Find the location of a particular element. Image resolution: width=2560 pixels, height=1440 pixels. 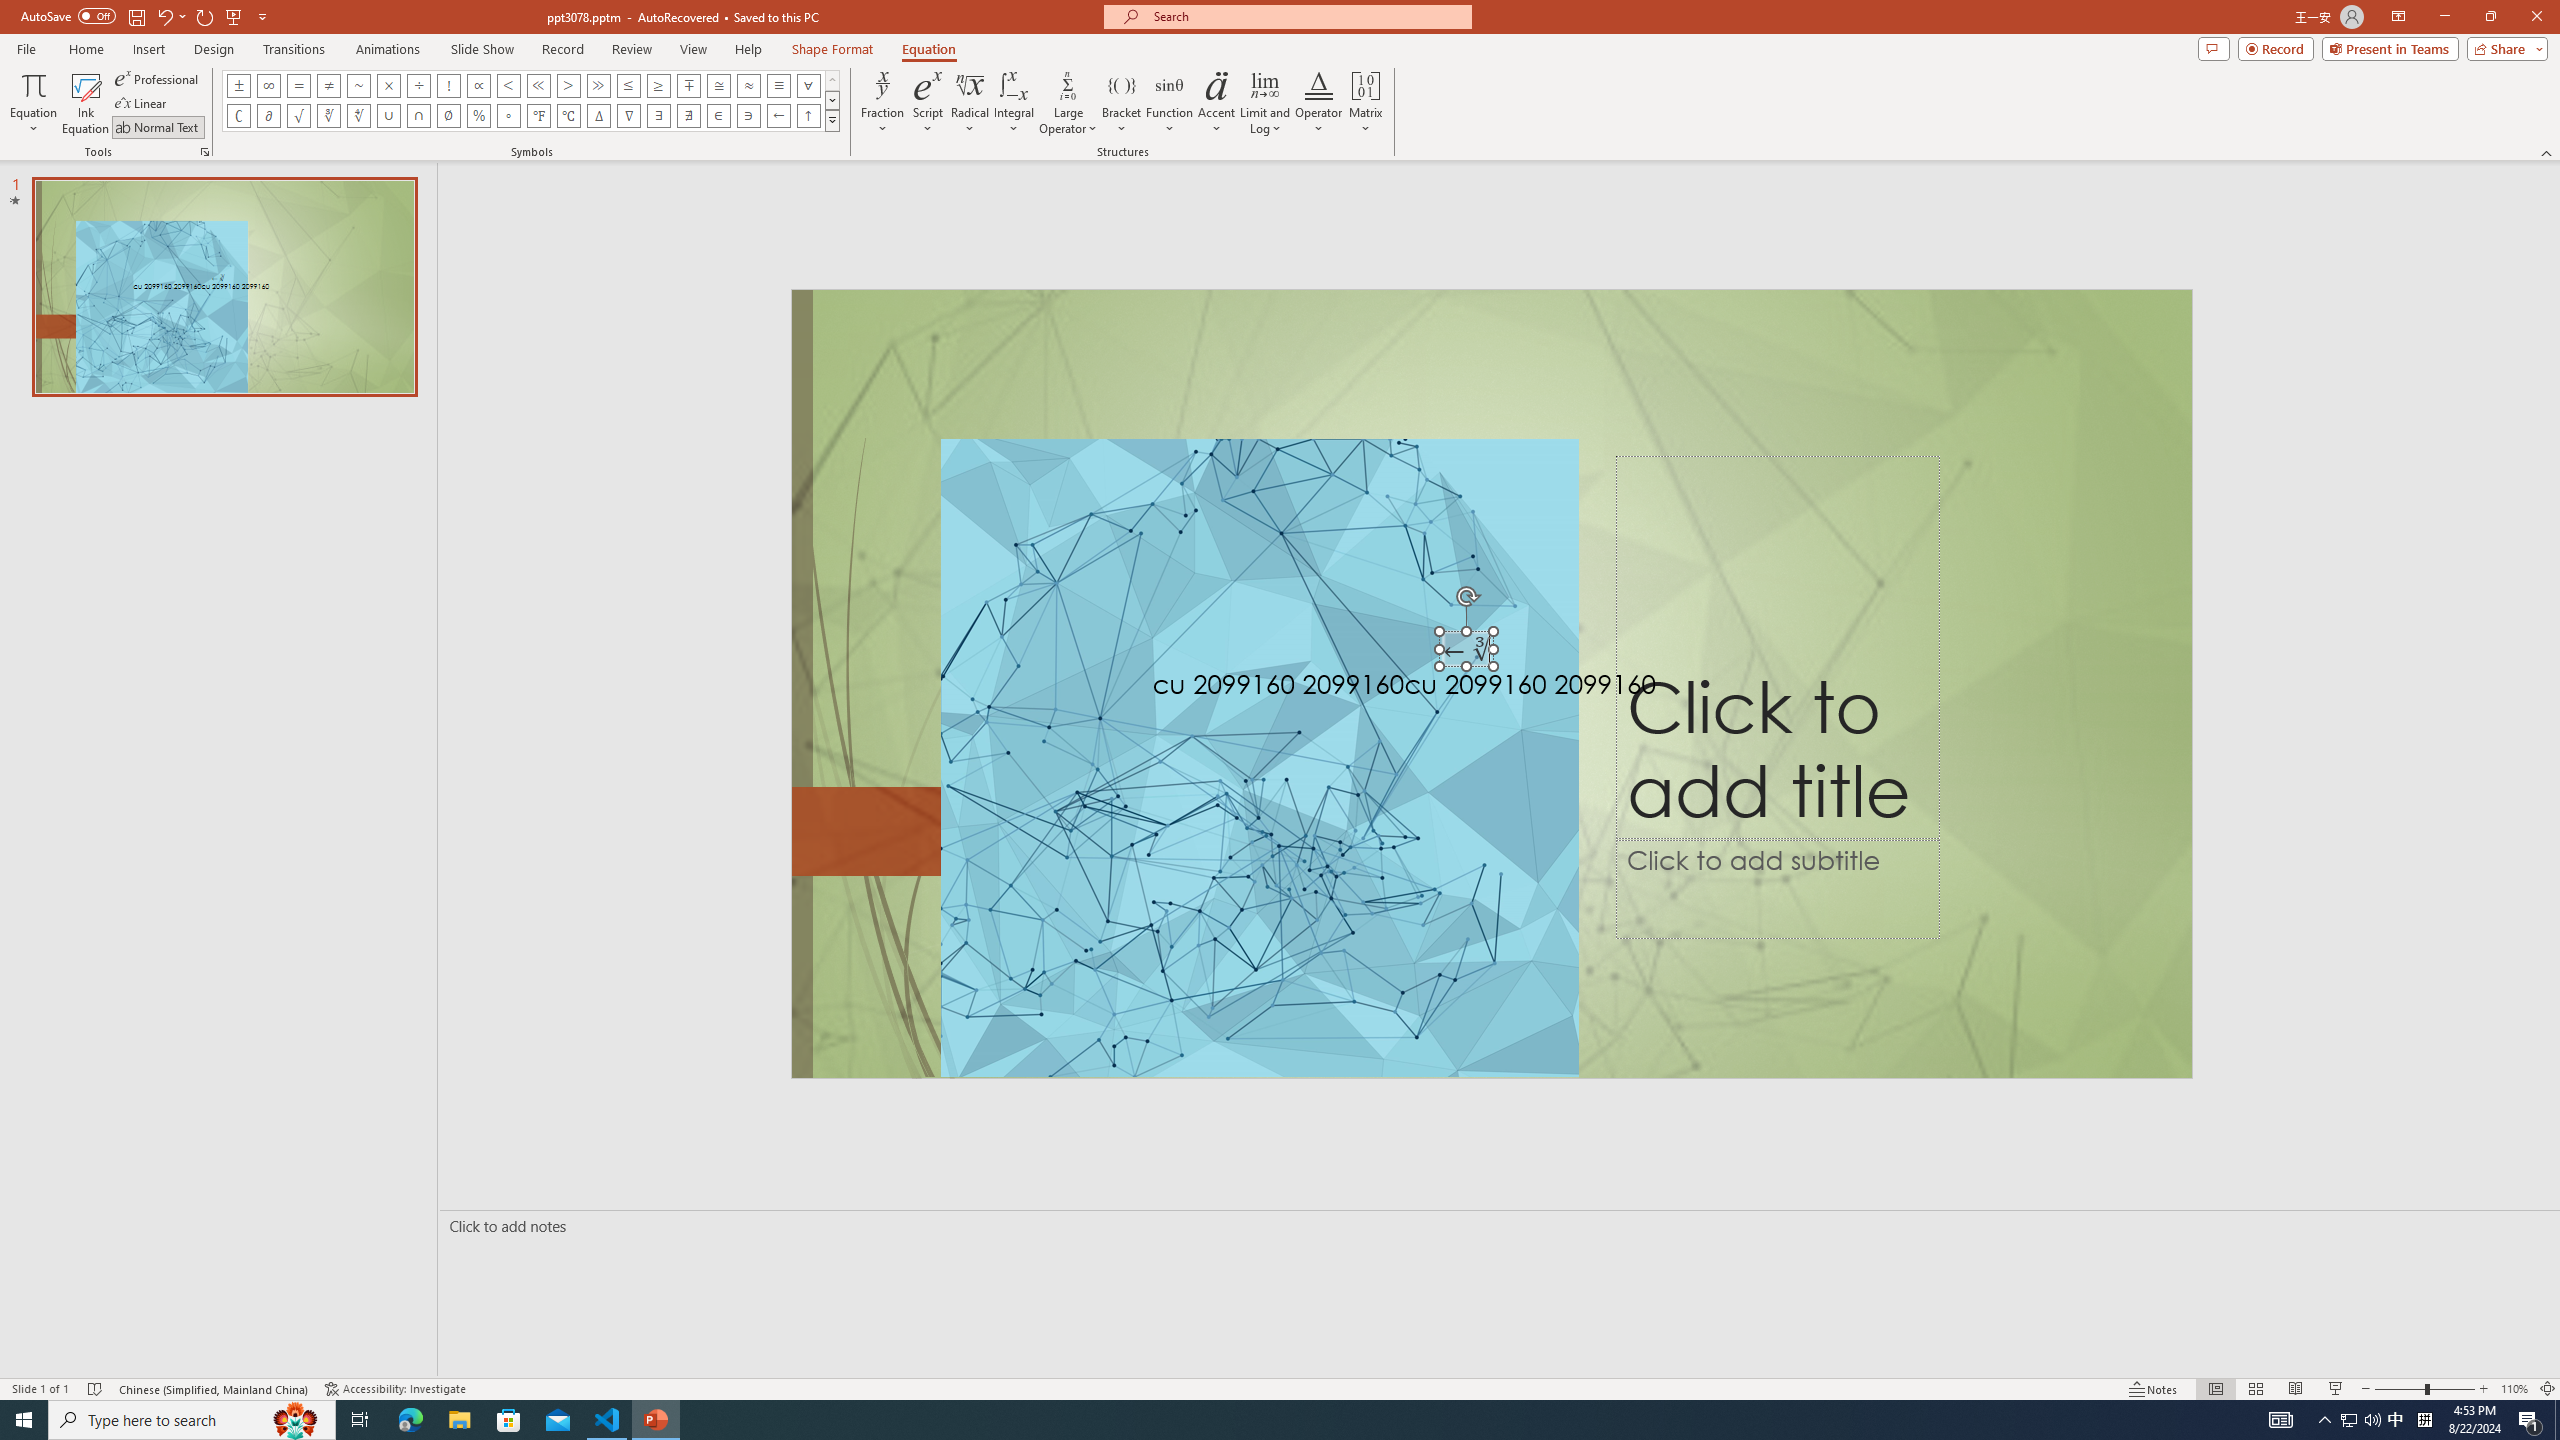

'Equation Symbol Partial Differential' is located at coordinates (268, 114).